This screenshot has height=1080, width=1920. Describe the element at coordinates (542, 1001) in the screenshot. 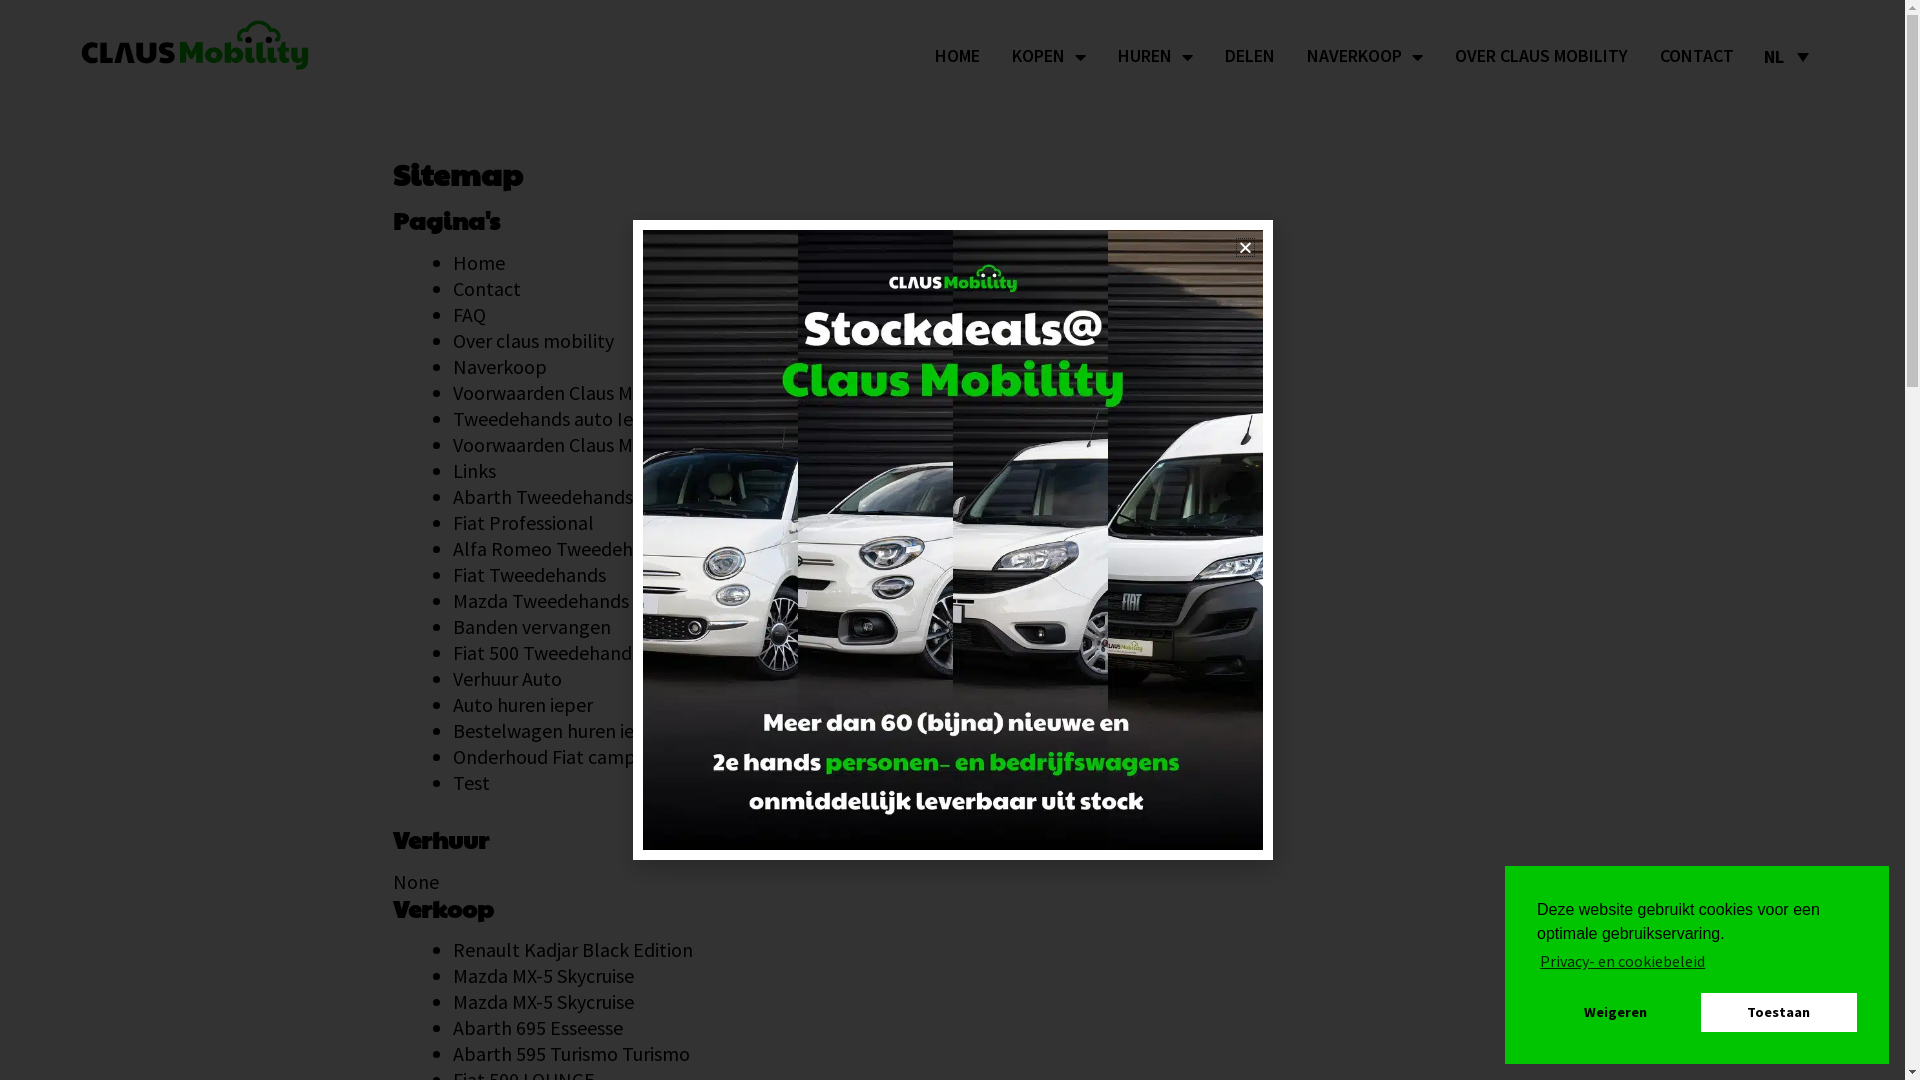

I see `'Mazda MX-5 Skycruise'` at that location.